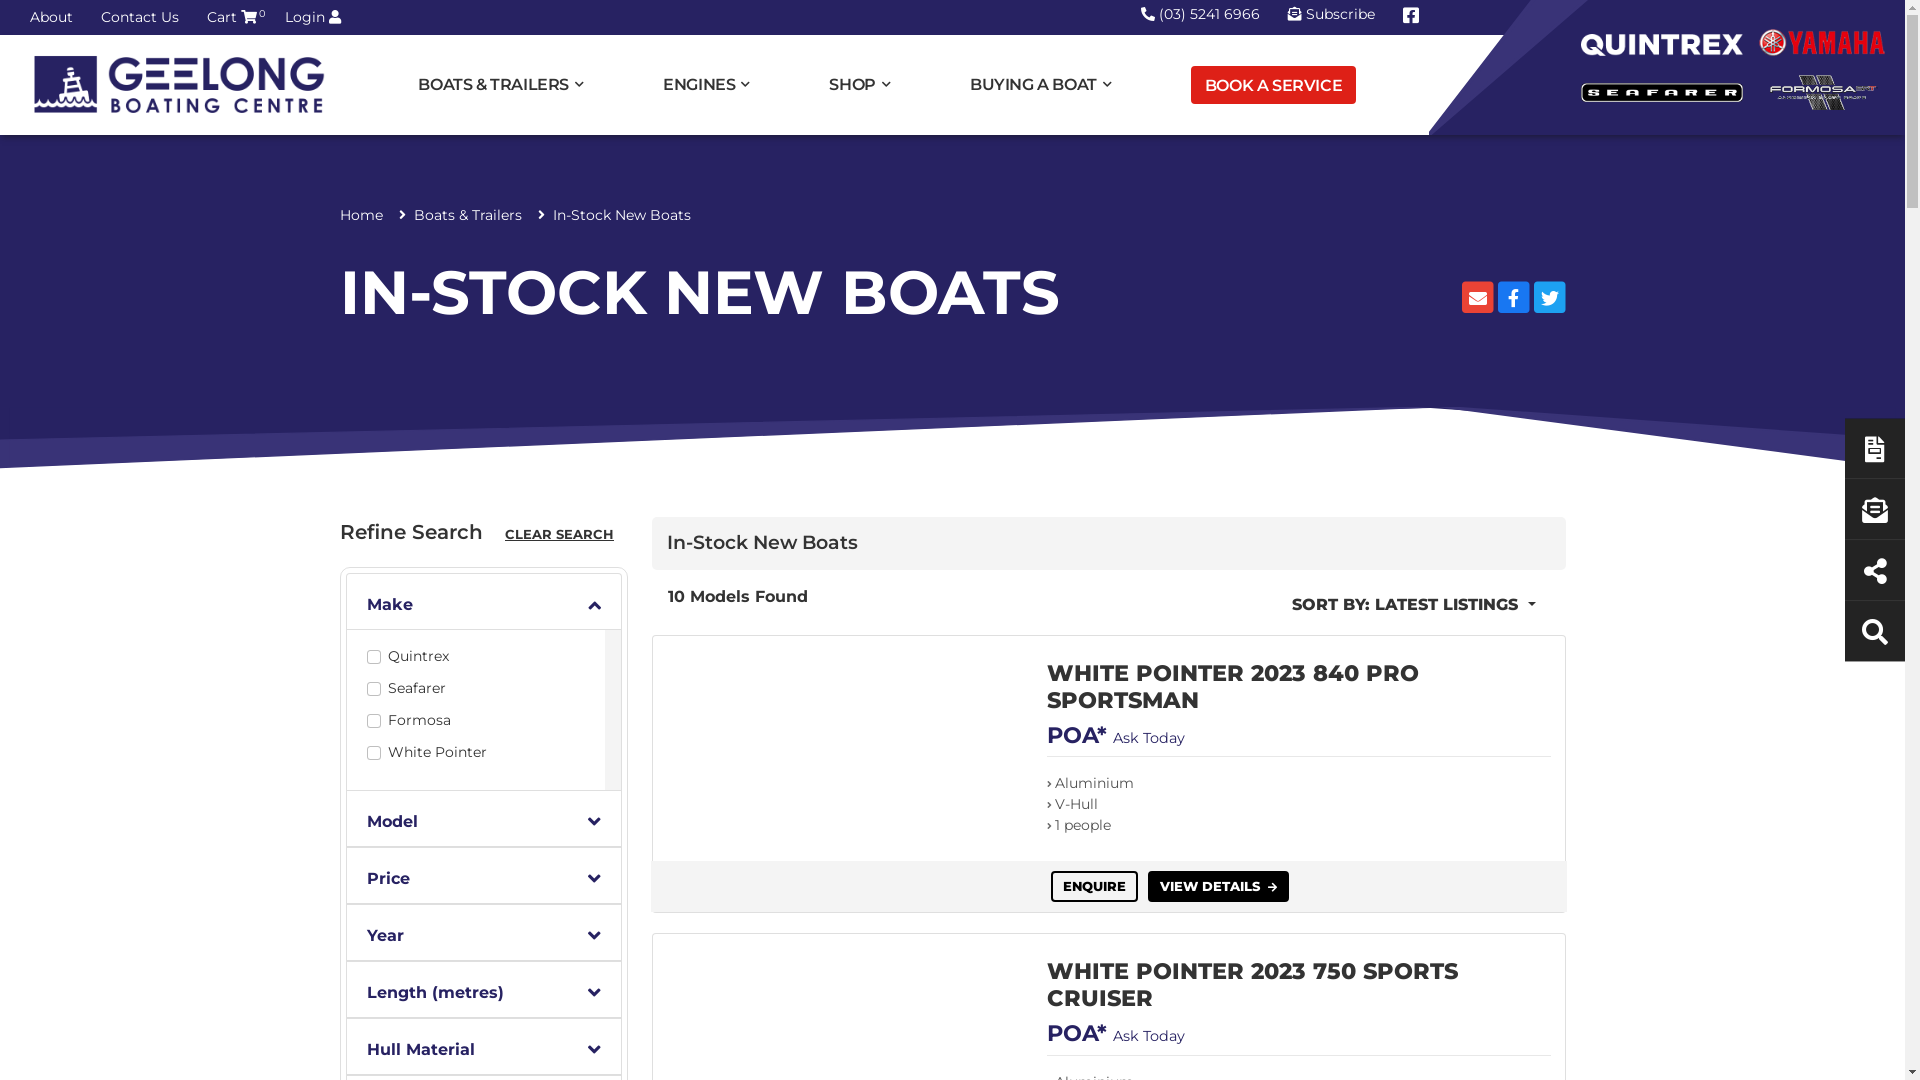 Image resolution: width=1920 pixels, height=1080 pixels. What do you see at coordinates (1092, 886) in the screenshot?
I see `'ENQUIRE'` at bounding box center [1092, 886].